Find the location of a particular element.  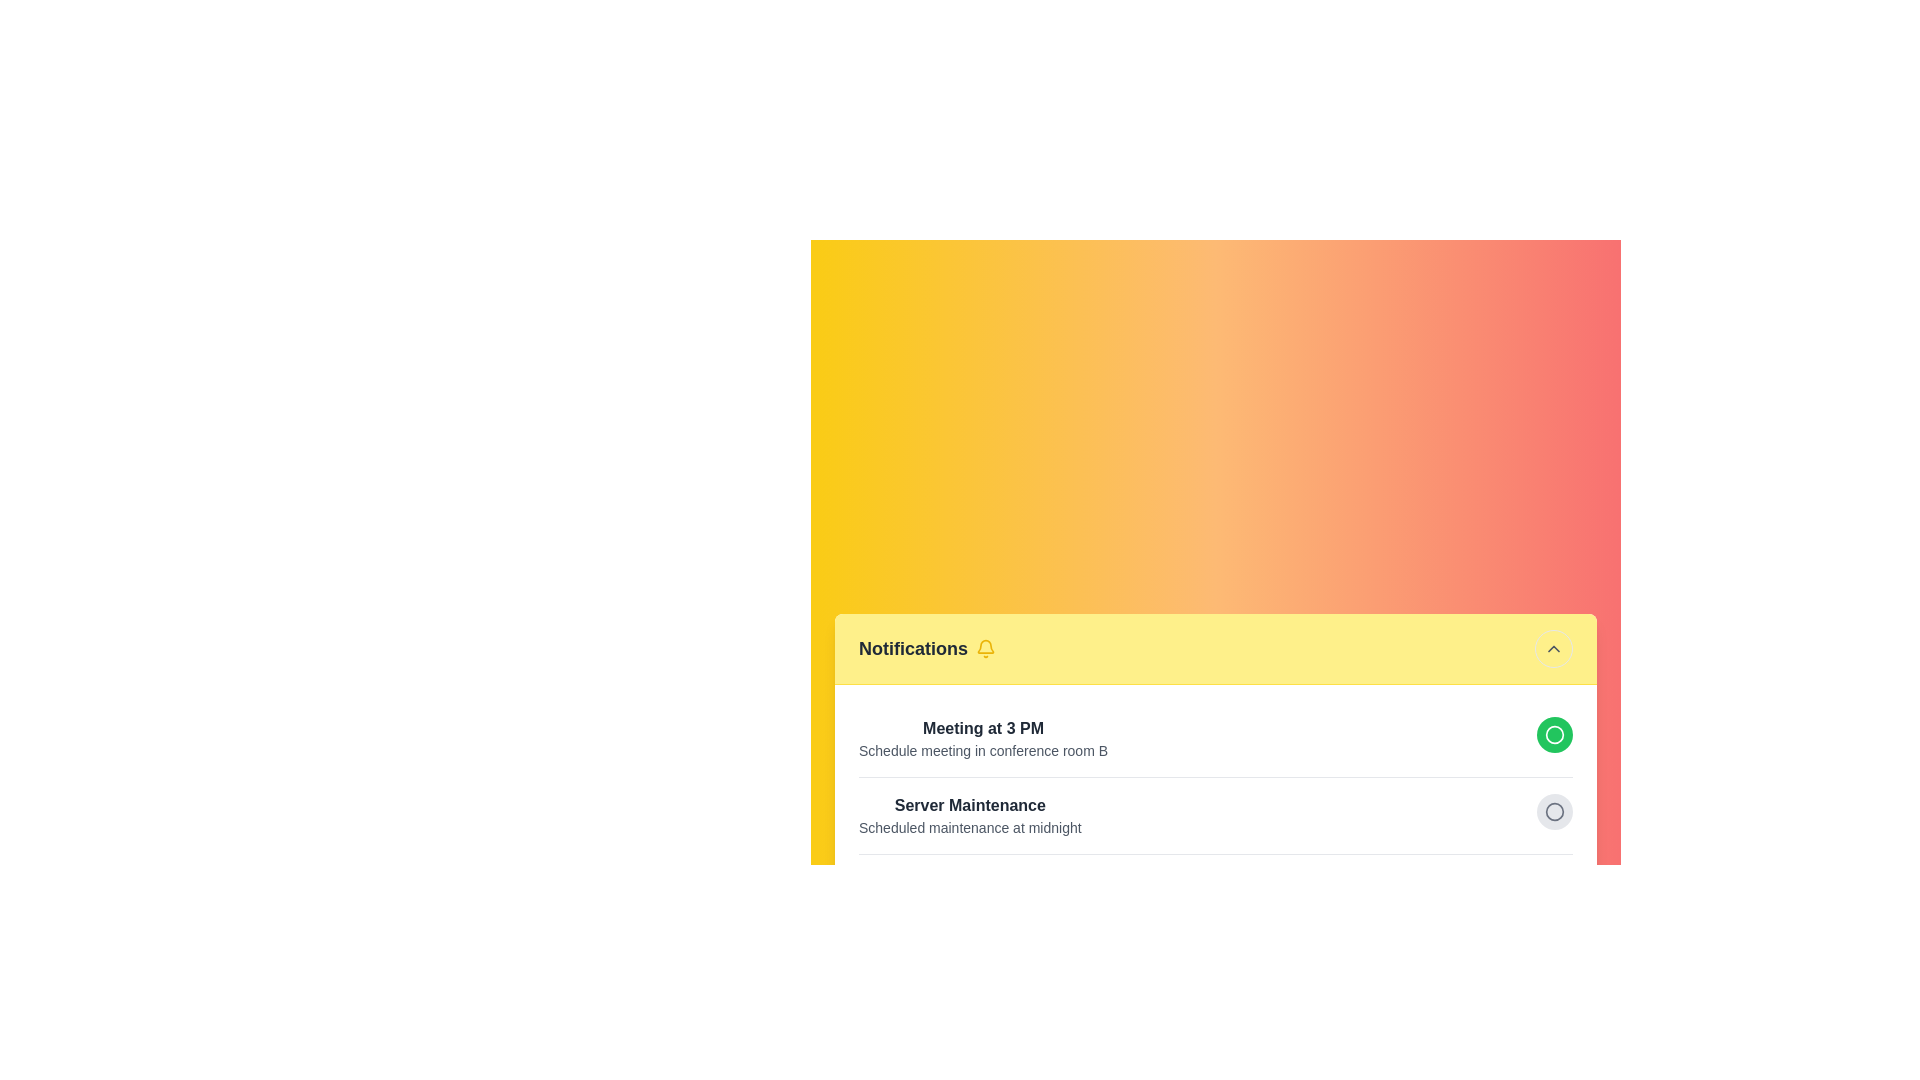

the second task block titled 'Server Maintenance' in the notifications section is located at coordinates (1214, 814).